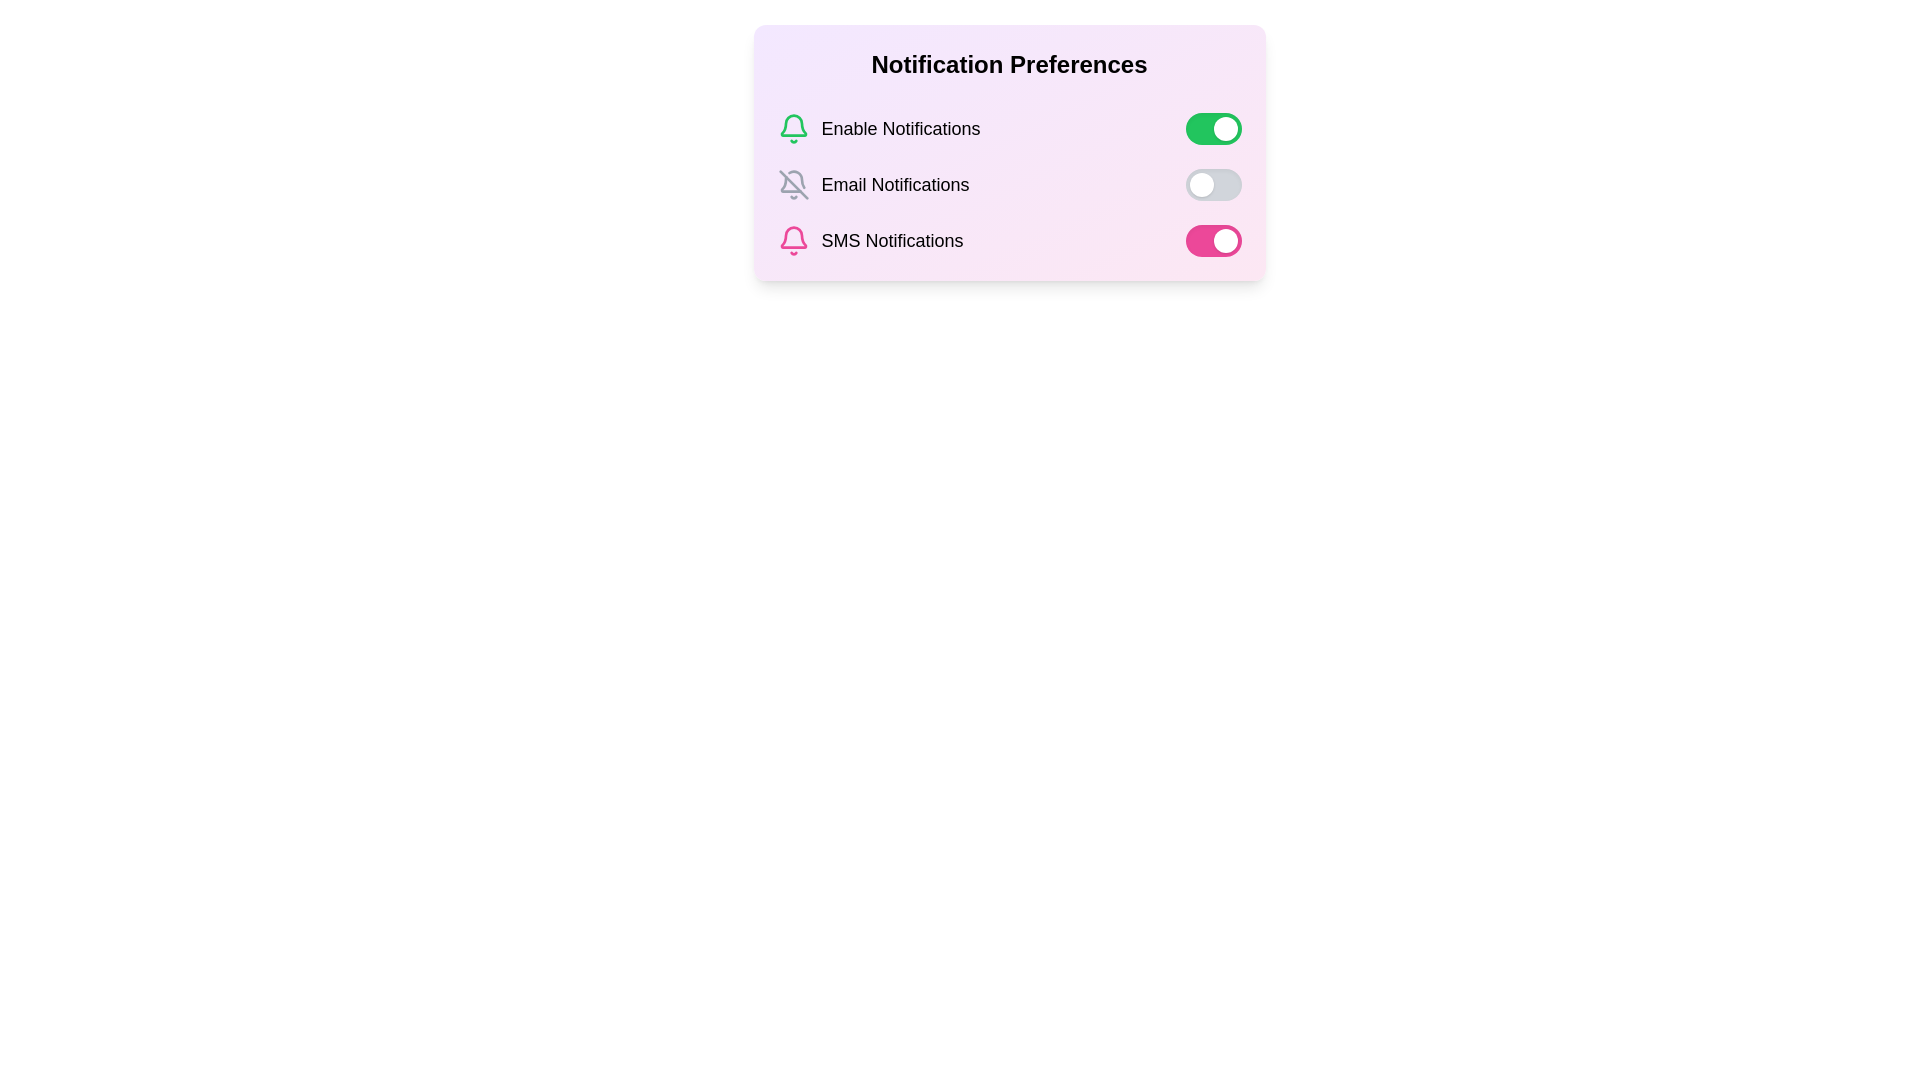  I want to click on the 'notifications off' icon located to the left of the 'Email Notifications' text label in the Notification Preferences section, so click(792, 185).